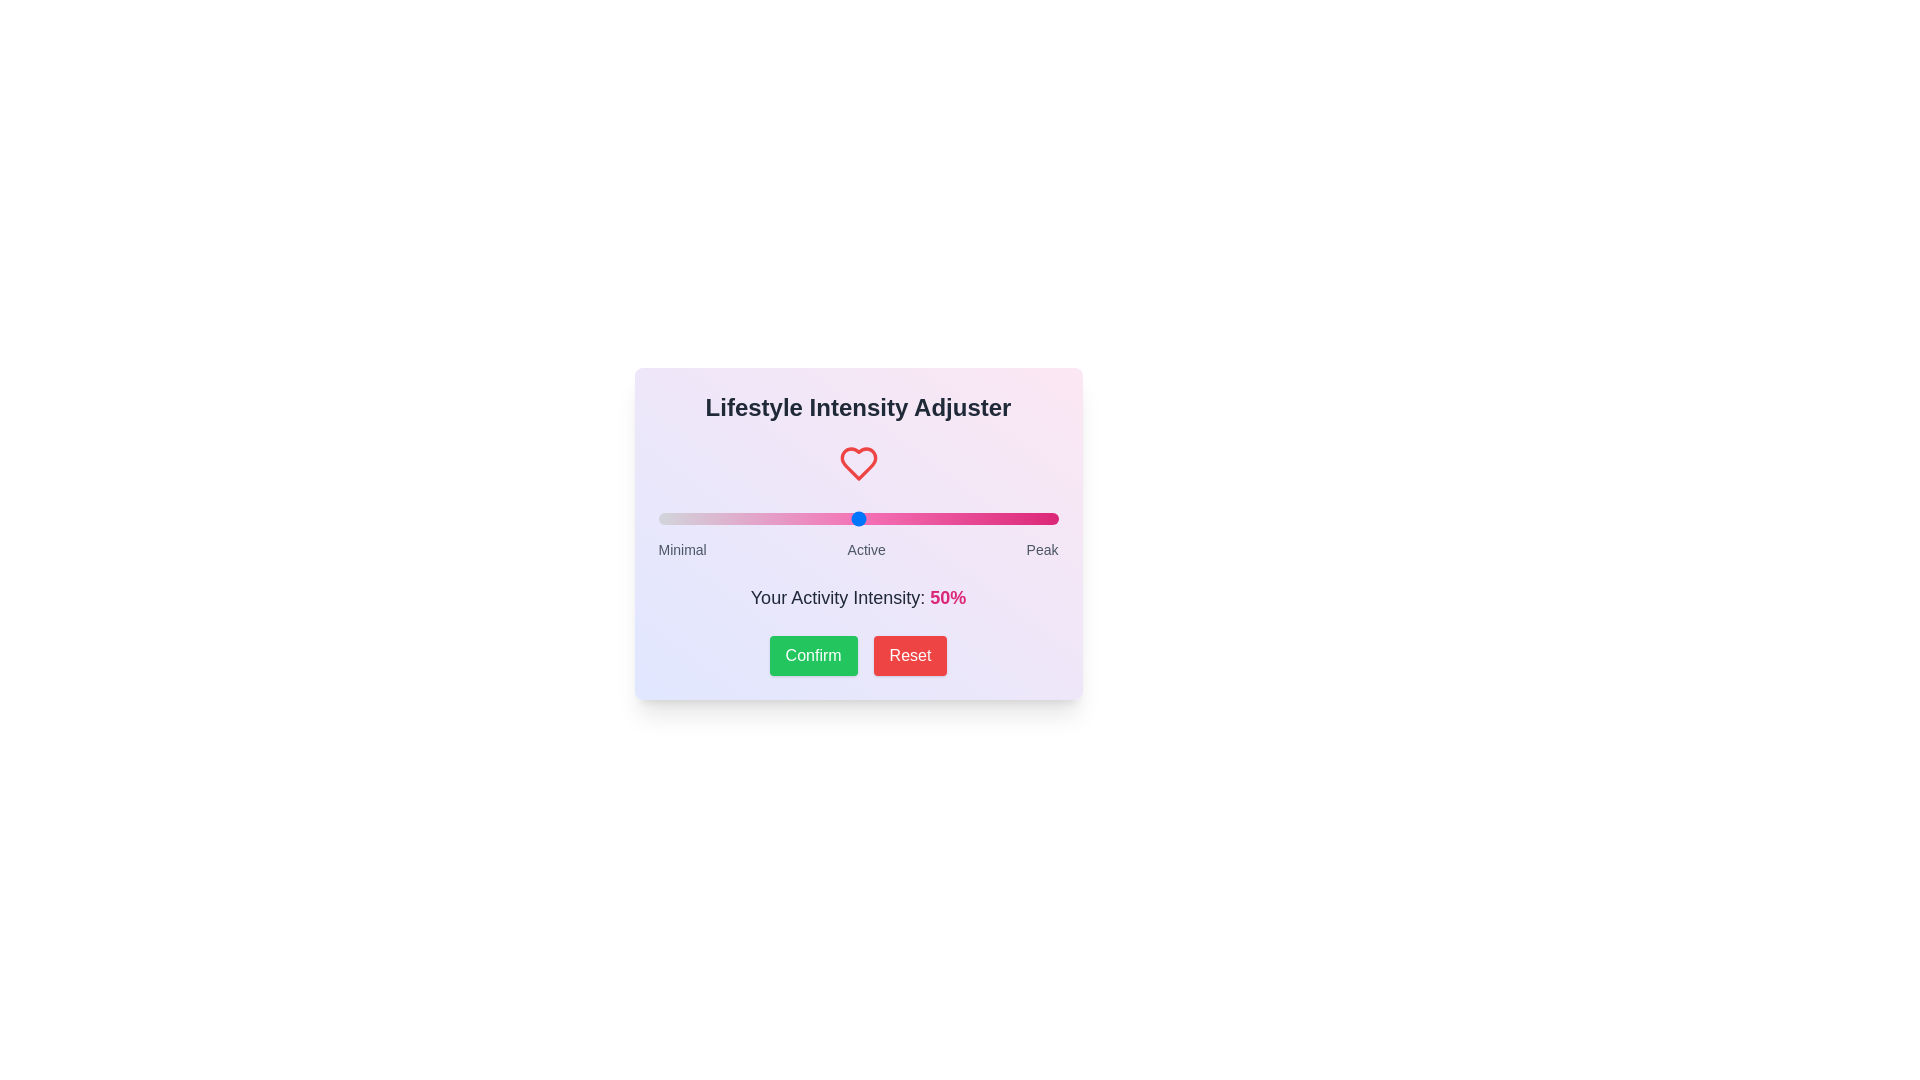  What do you see at coordinates (858, 463) in the screenshot?
I see `the heart icon for visual feedback` at bounding box center [858, 463].